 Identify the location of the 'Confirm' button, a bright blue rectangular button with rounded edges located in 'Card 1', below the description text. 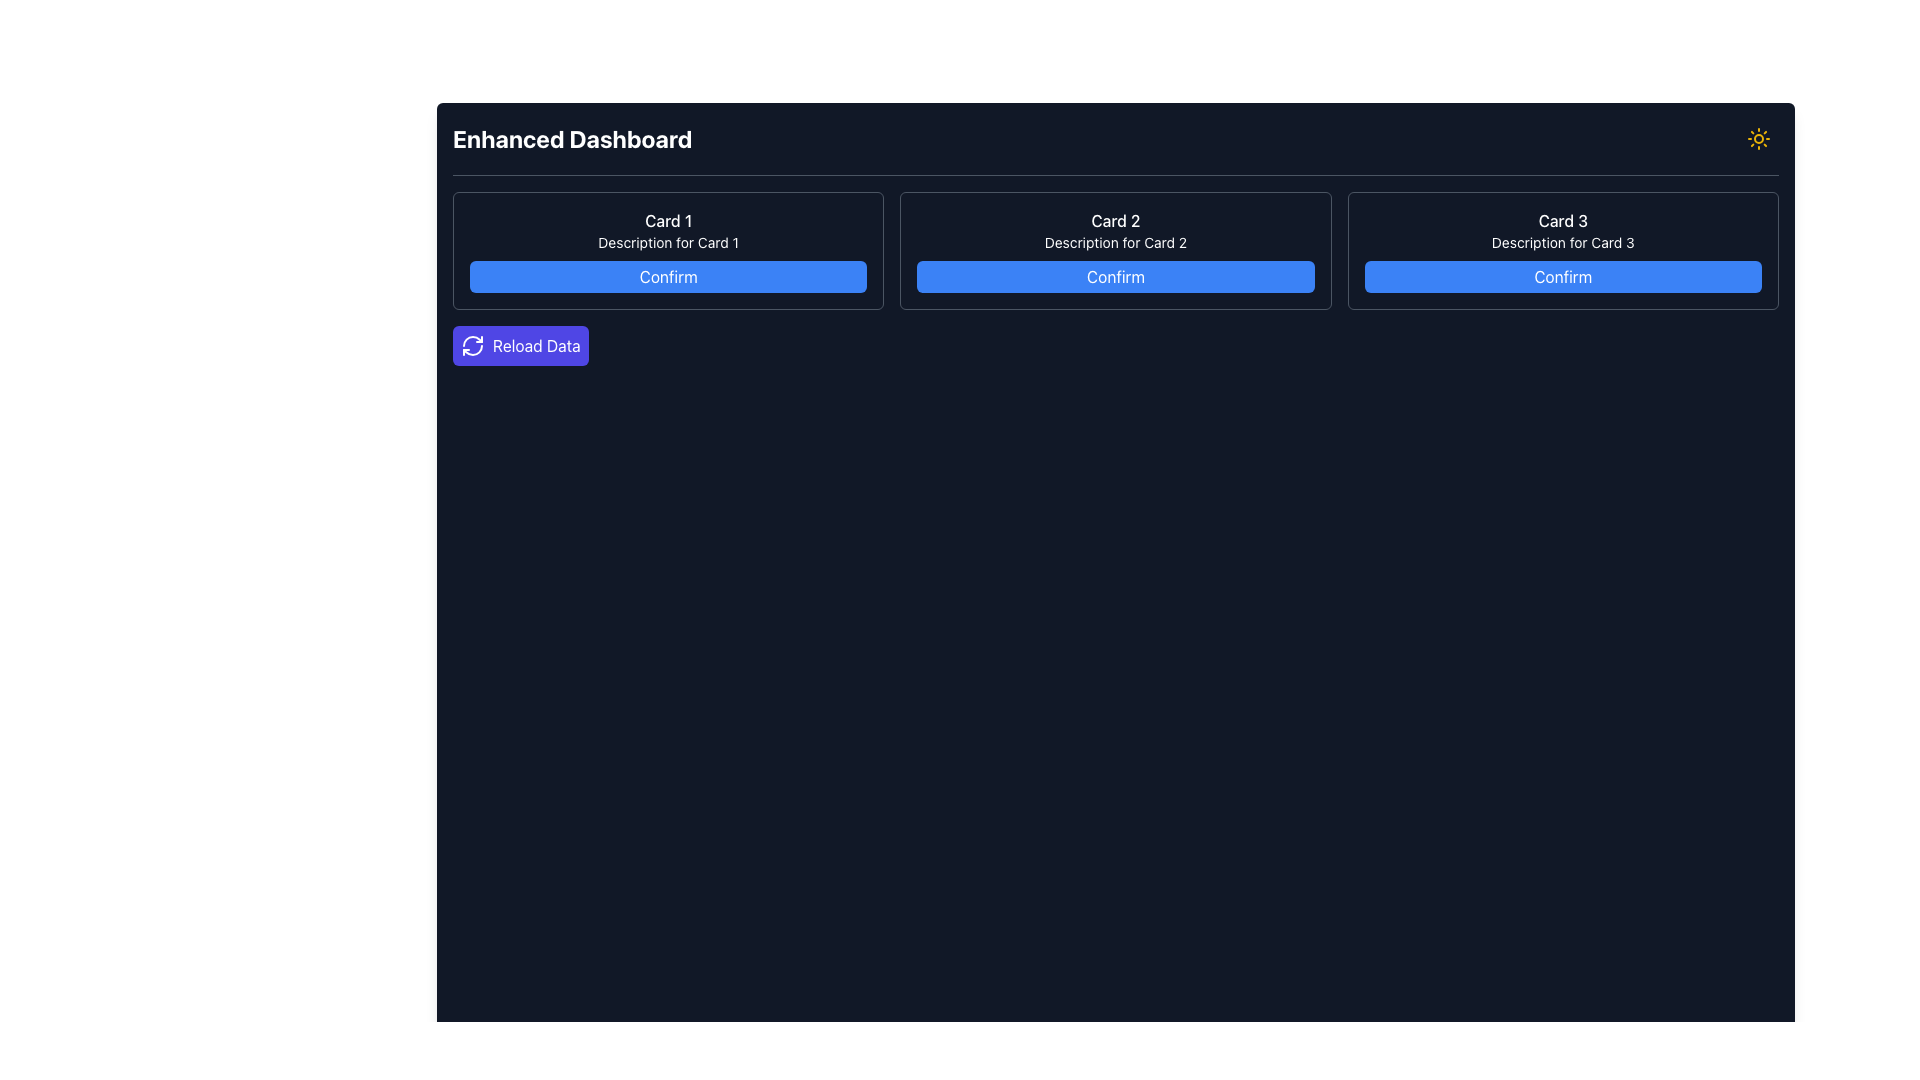
(668, 277).